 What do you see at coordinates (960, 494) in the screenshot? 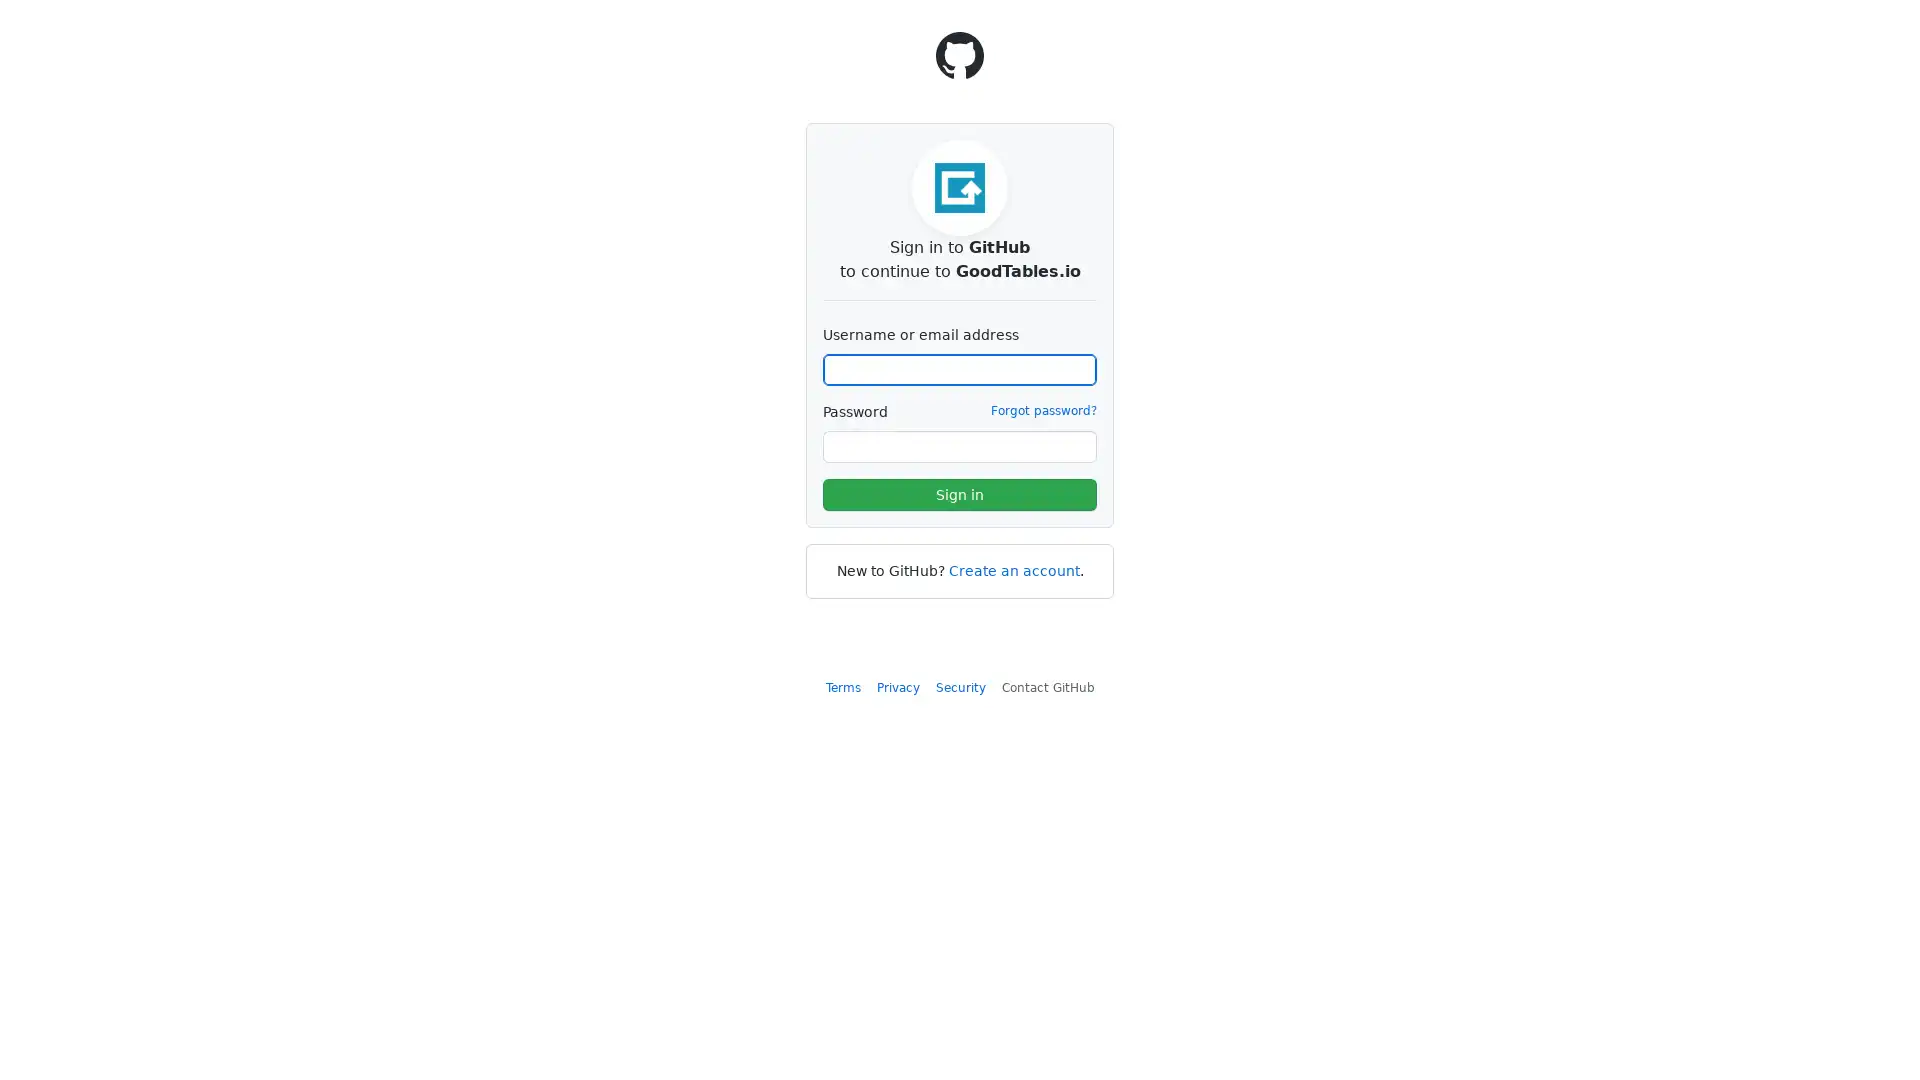
I see `Sign in` at bounding box center [960, 494].